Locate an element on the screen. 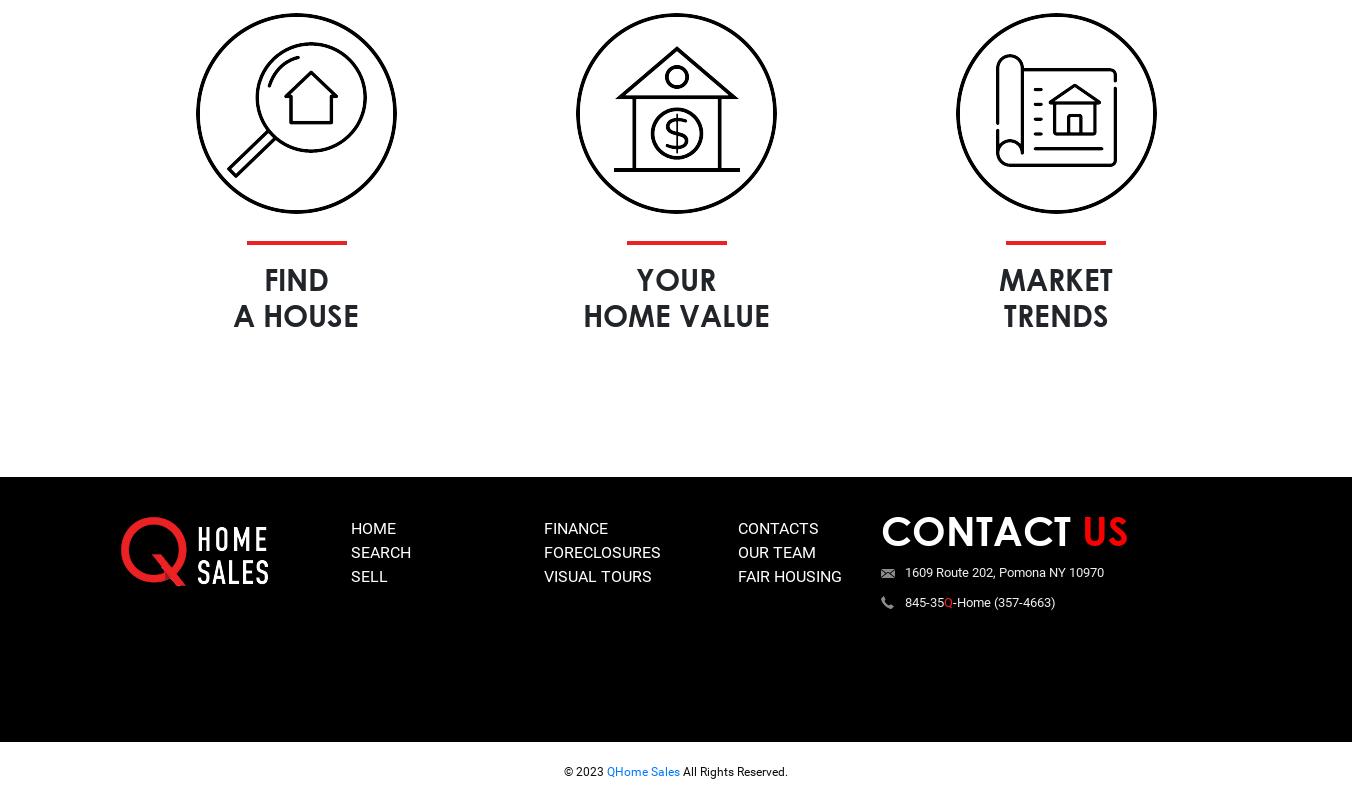 The height and width of the screenshot is (802, 1352). 'Home' is located at coordinates (349, 527).